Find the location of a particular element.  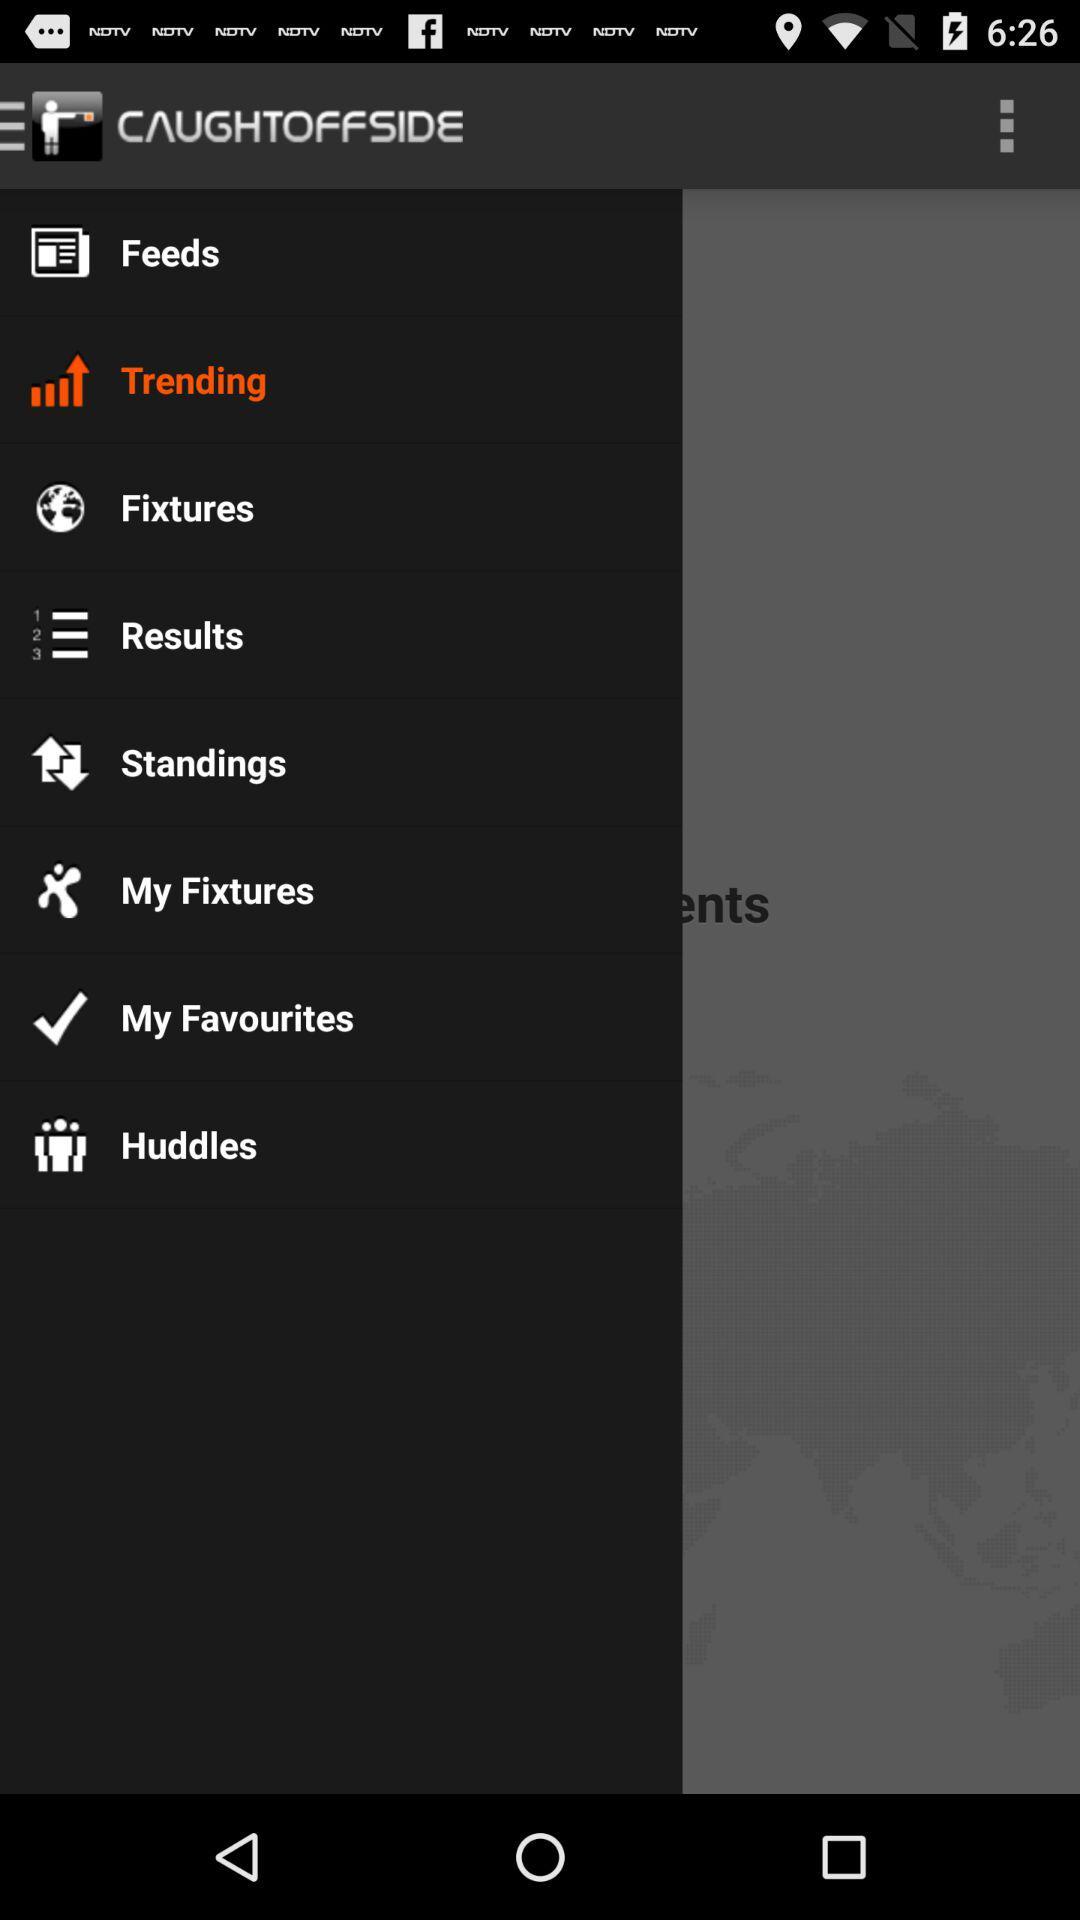

item at the top right corner is located at coordinates (1006, 124).